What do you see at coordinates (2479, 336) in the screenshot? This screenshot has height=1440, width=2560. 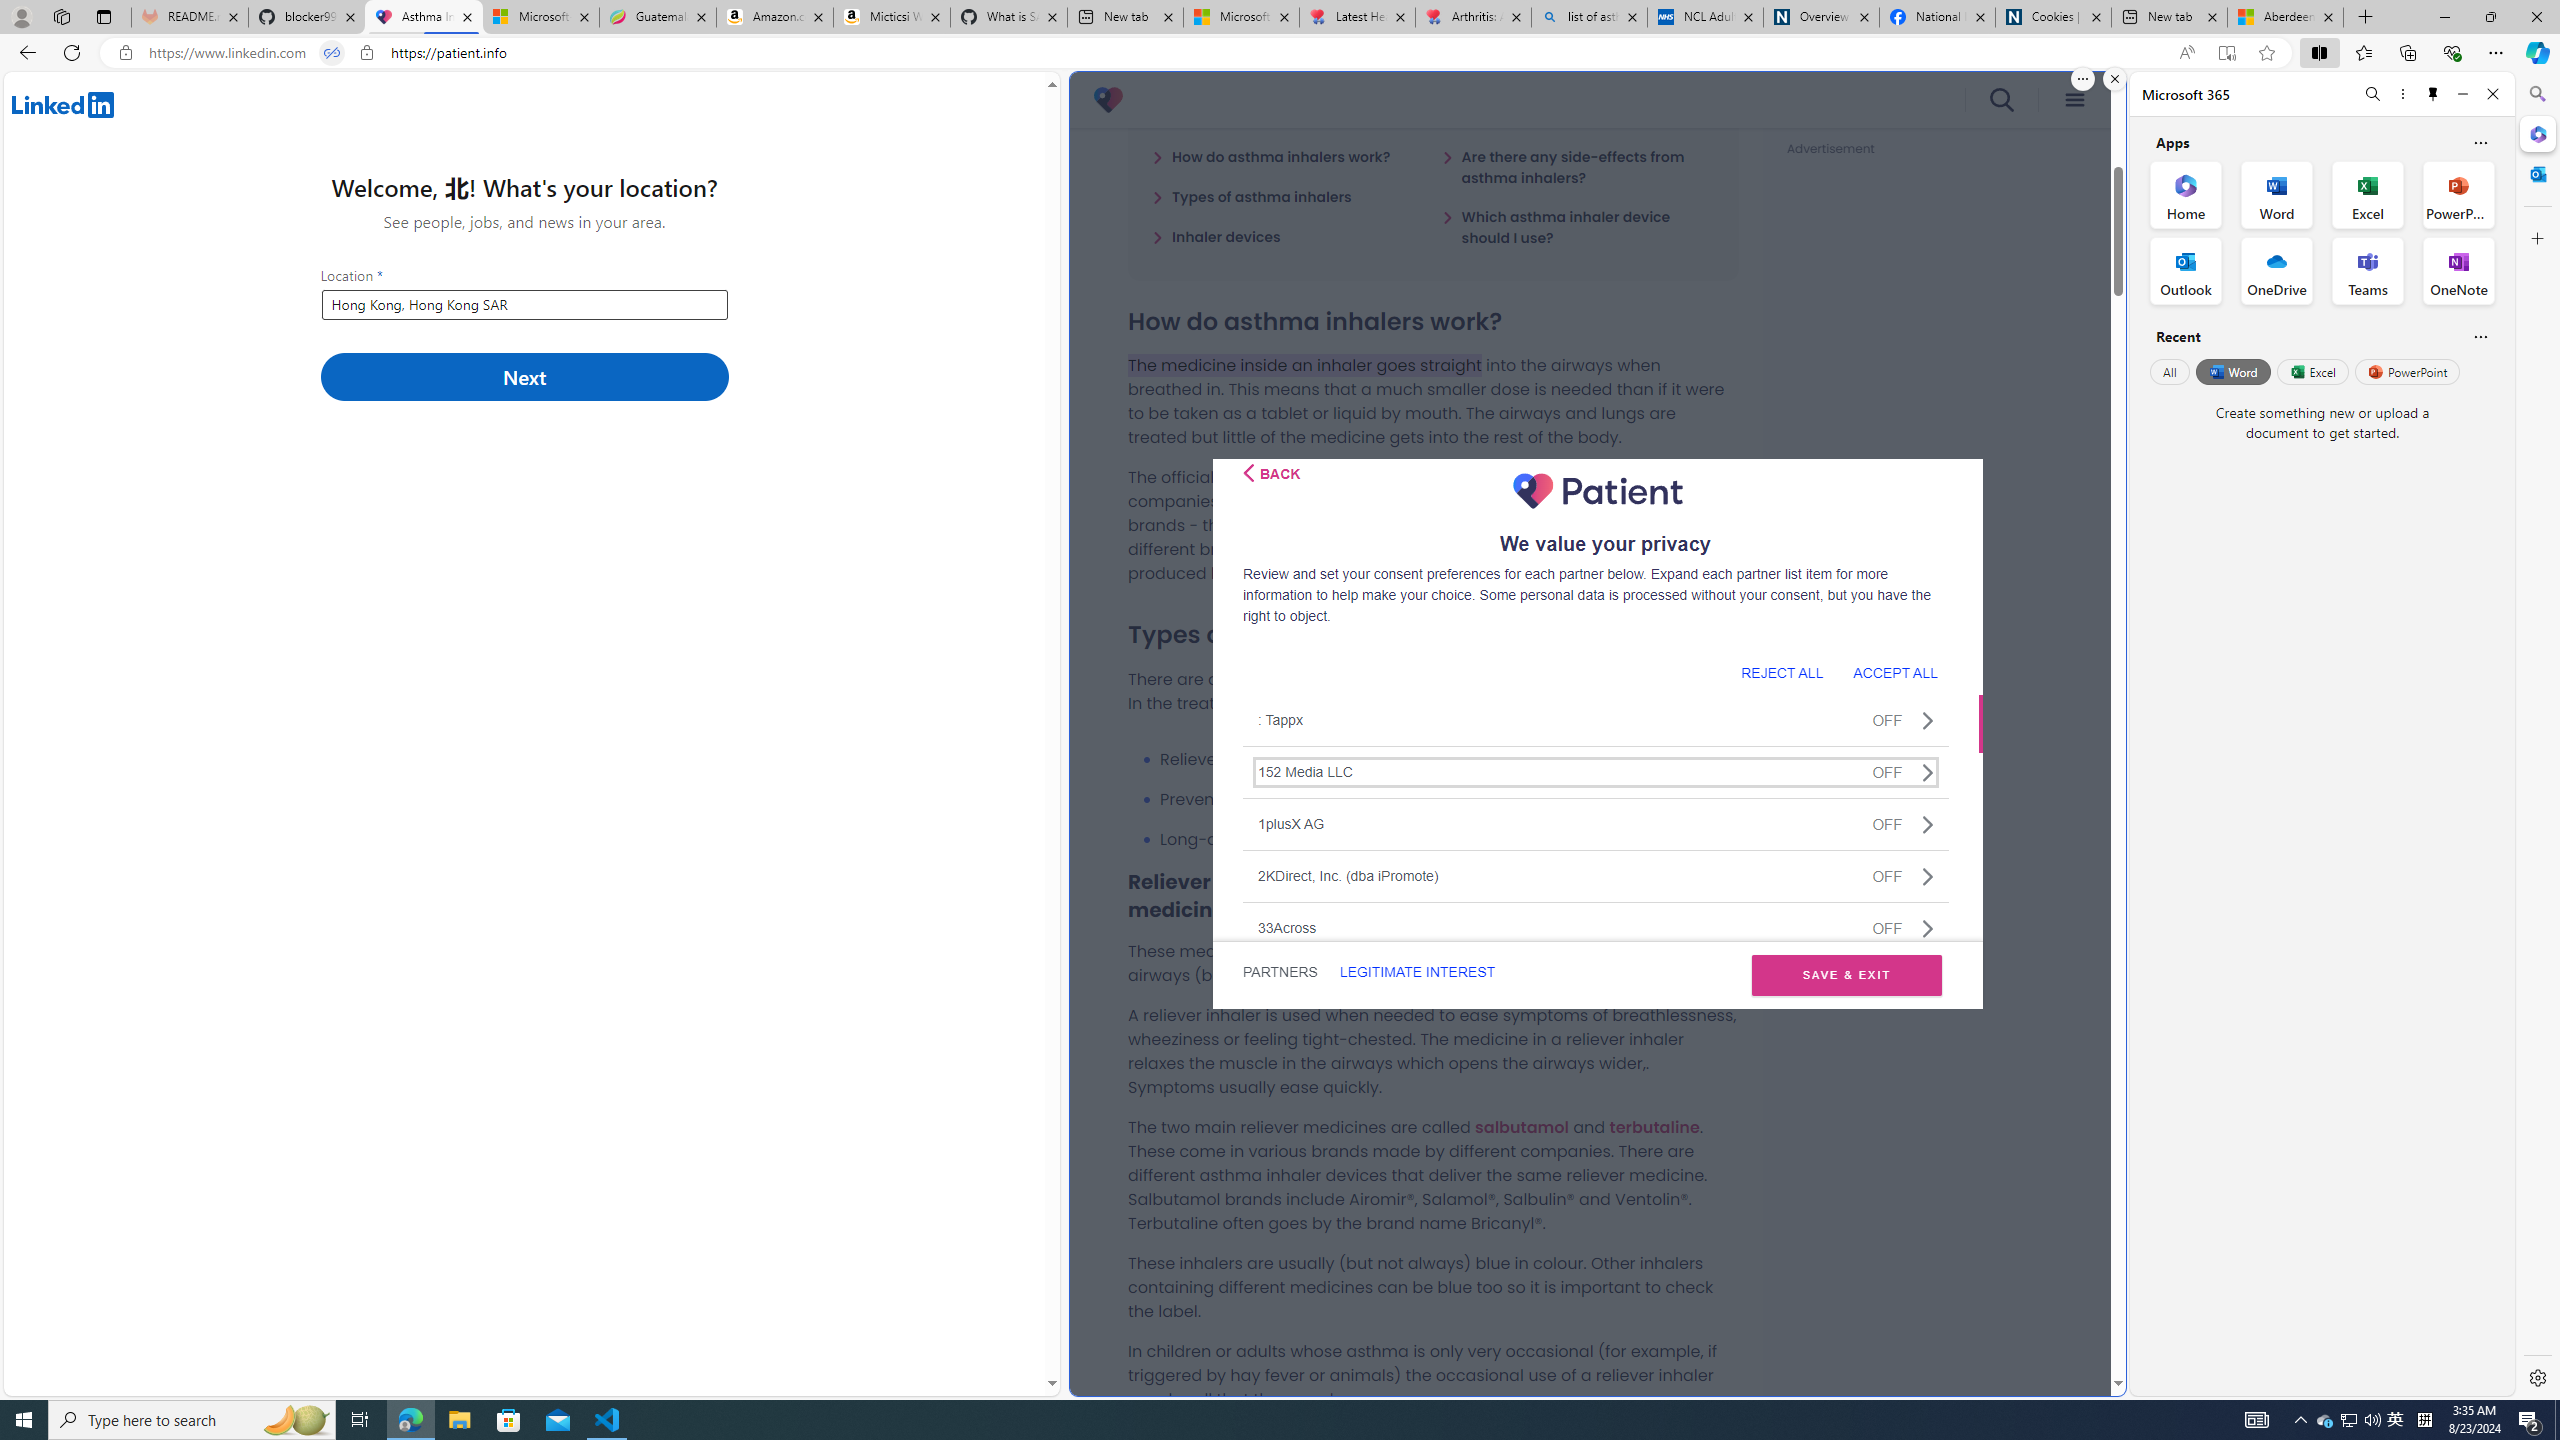 I see `'Is this helpful?'` at bounding box center [2479, 336].